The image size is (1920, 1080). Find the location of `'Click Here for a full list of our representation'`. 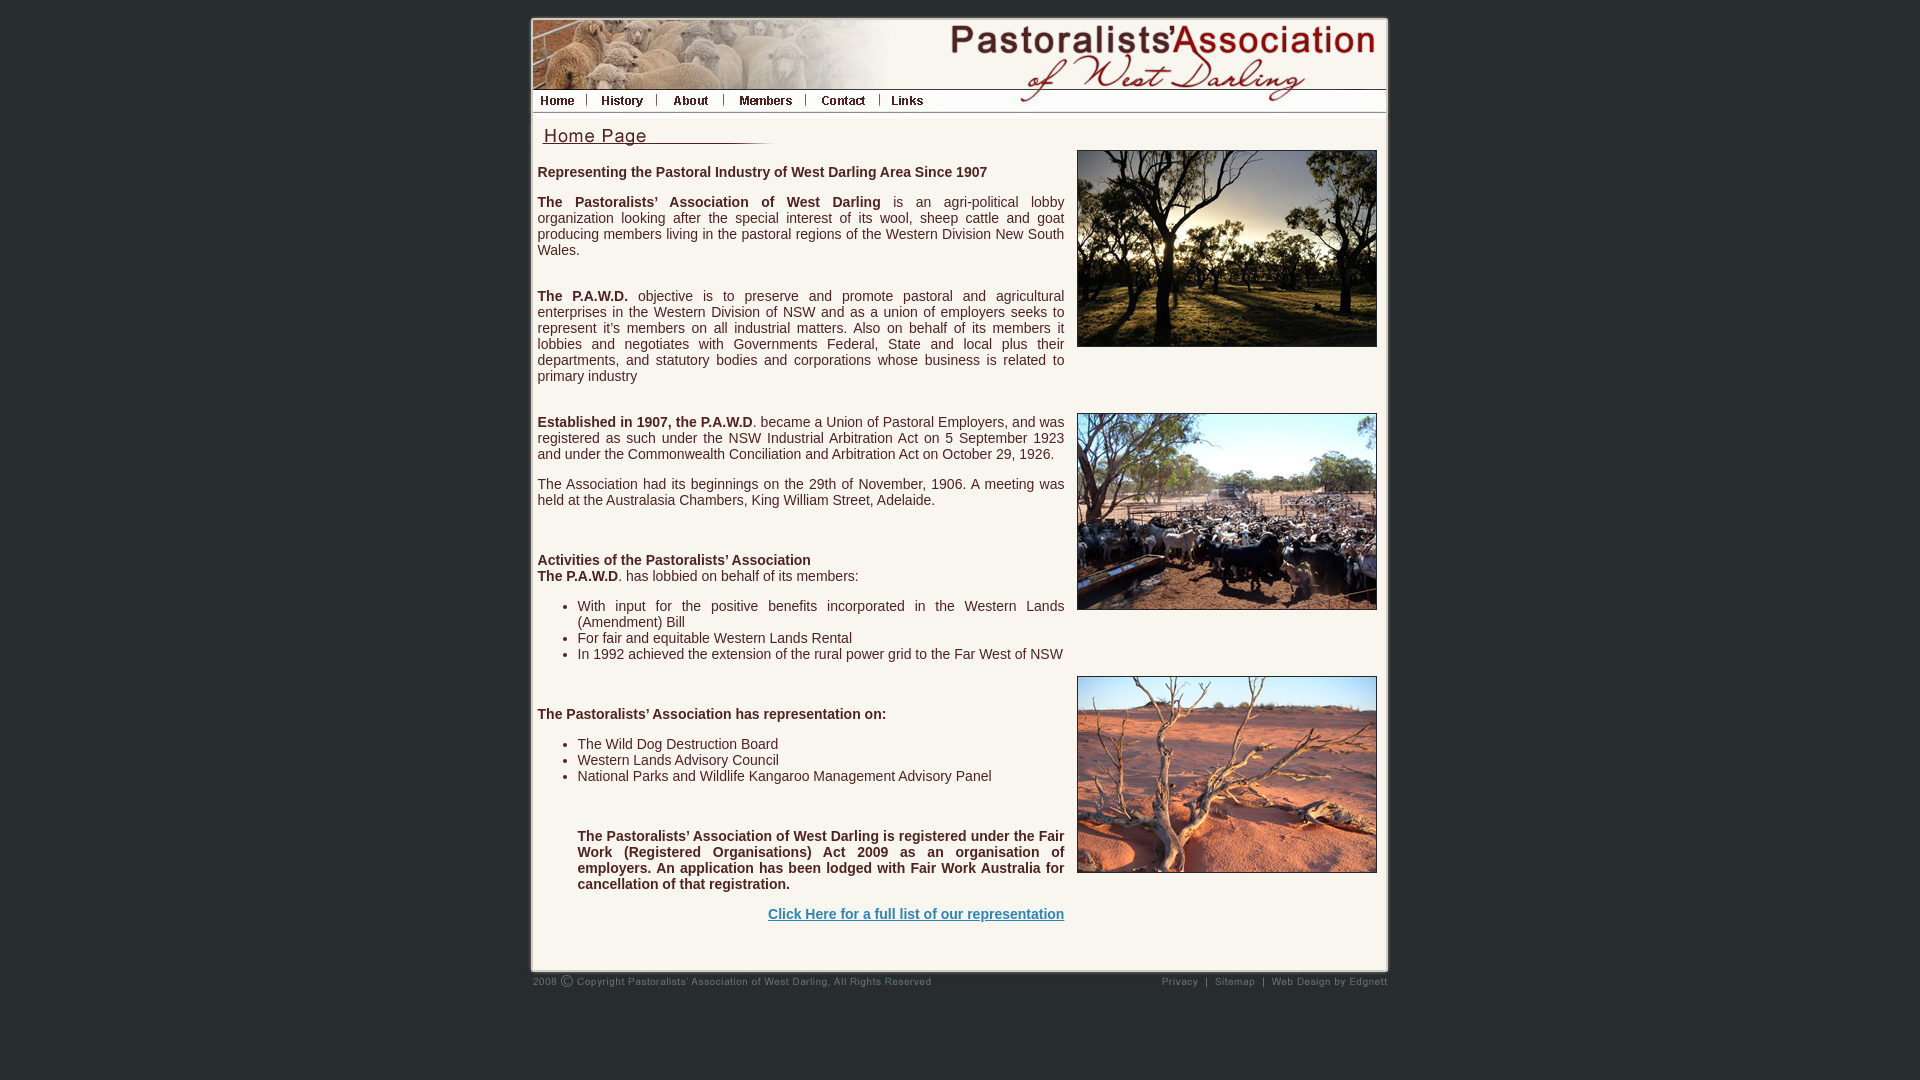

'Click Here for a full list of our representation' is located at coordinates (915, 914).